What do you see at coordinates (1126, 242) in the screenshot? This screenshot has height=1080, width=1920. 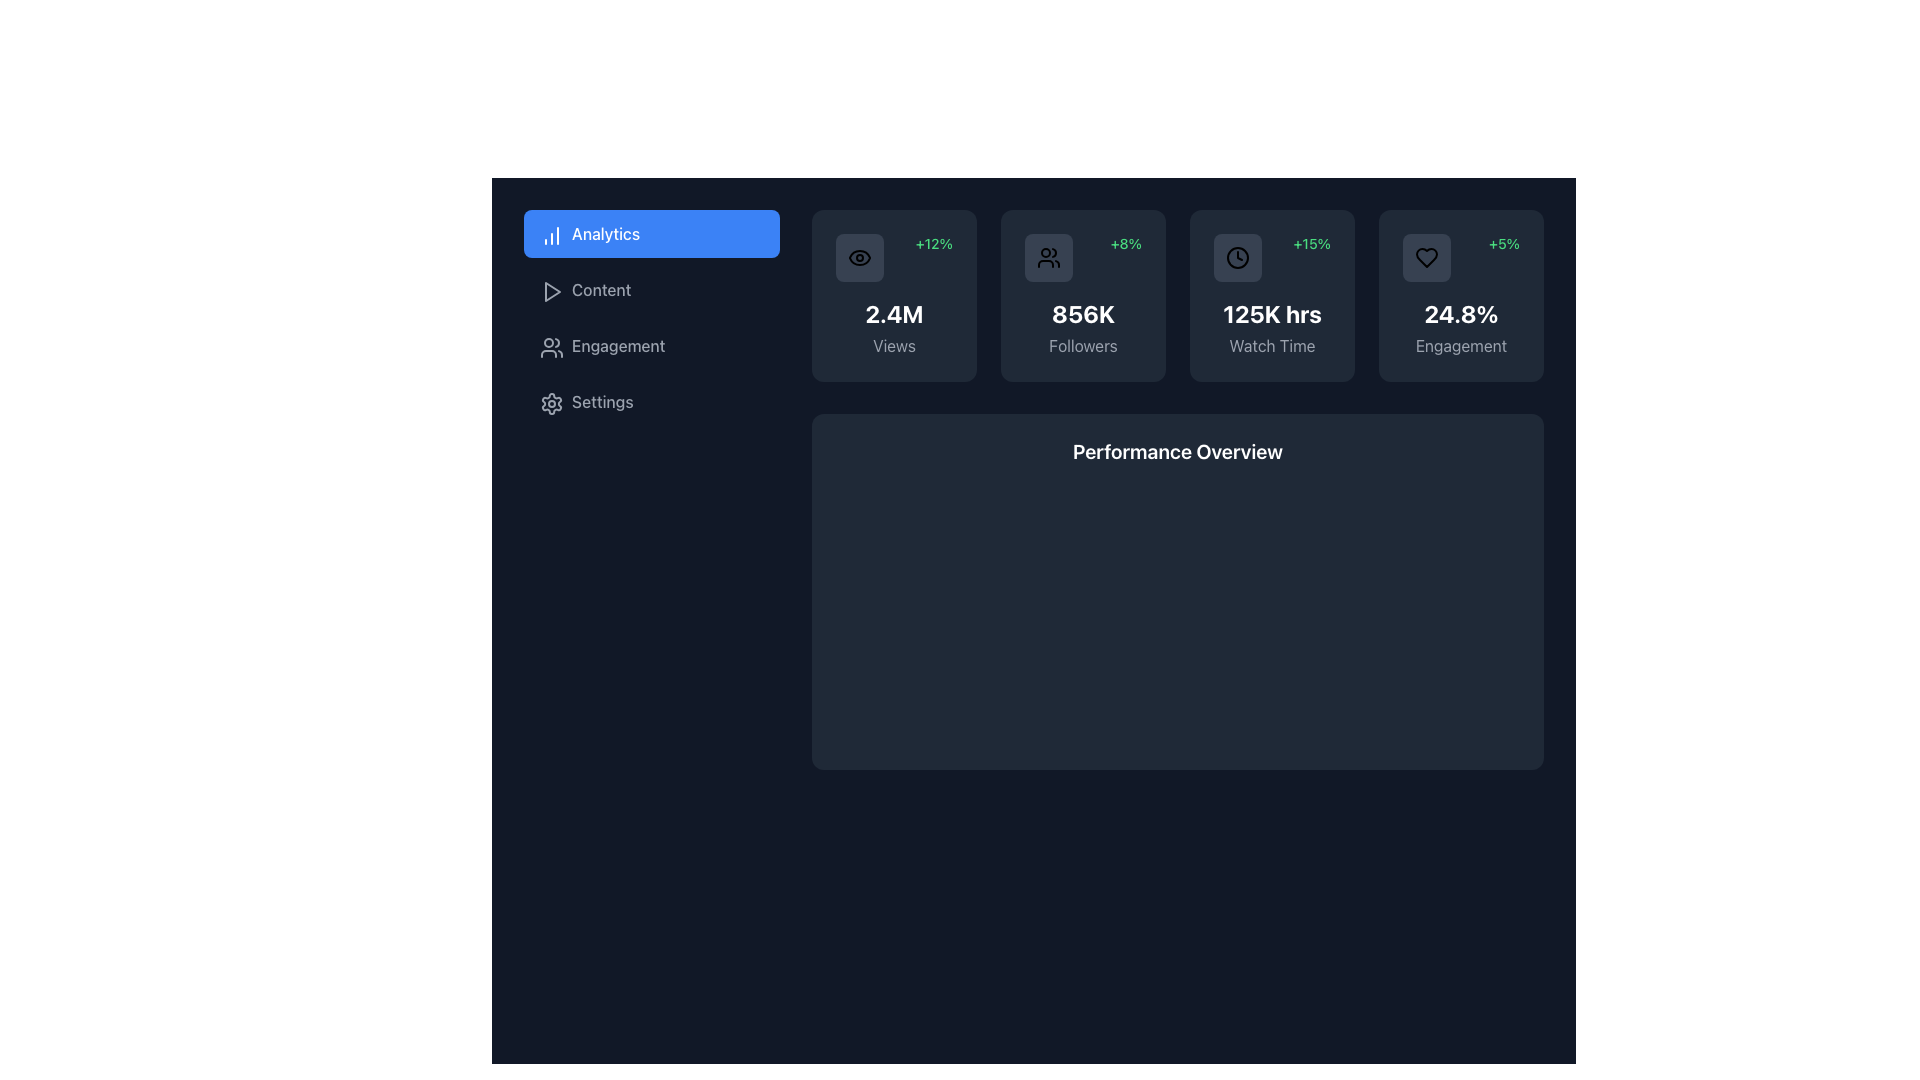 I see `the green textual label displaying '+8%' located in the top-right corner of the second card in a row of four cards` at bounding box center [1126, 242].